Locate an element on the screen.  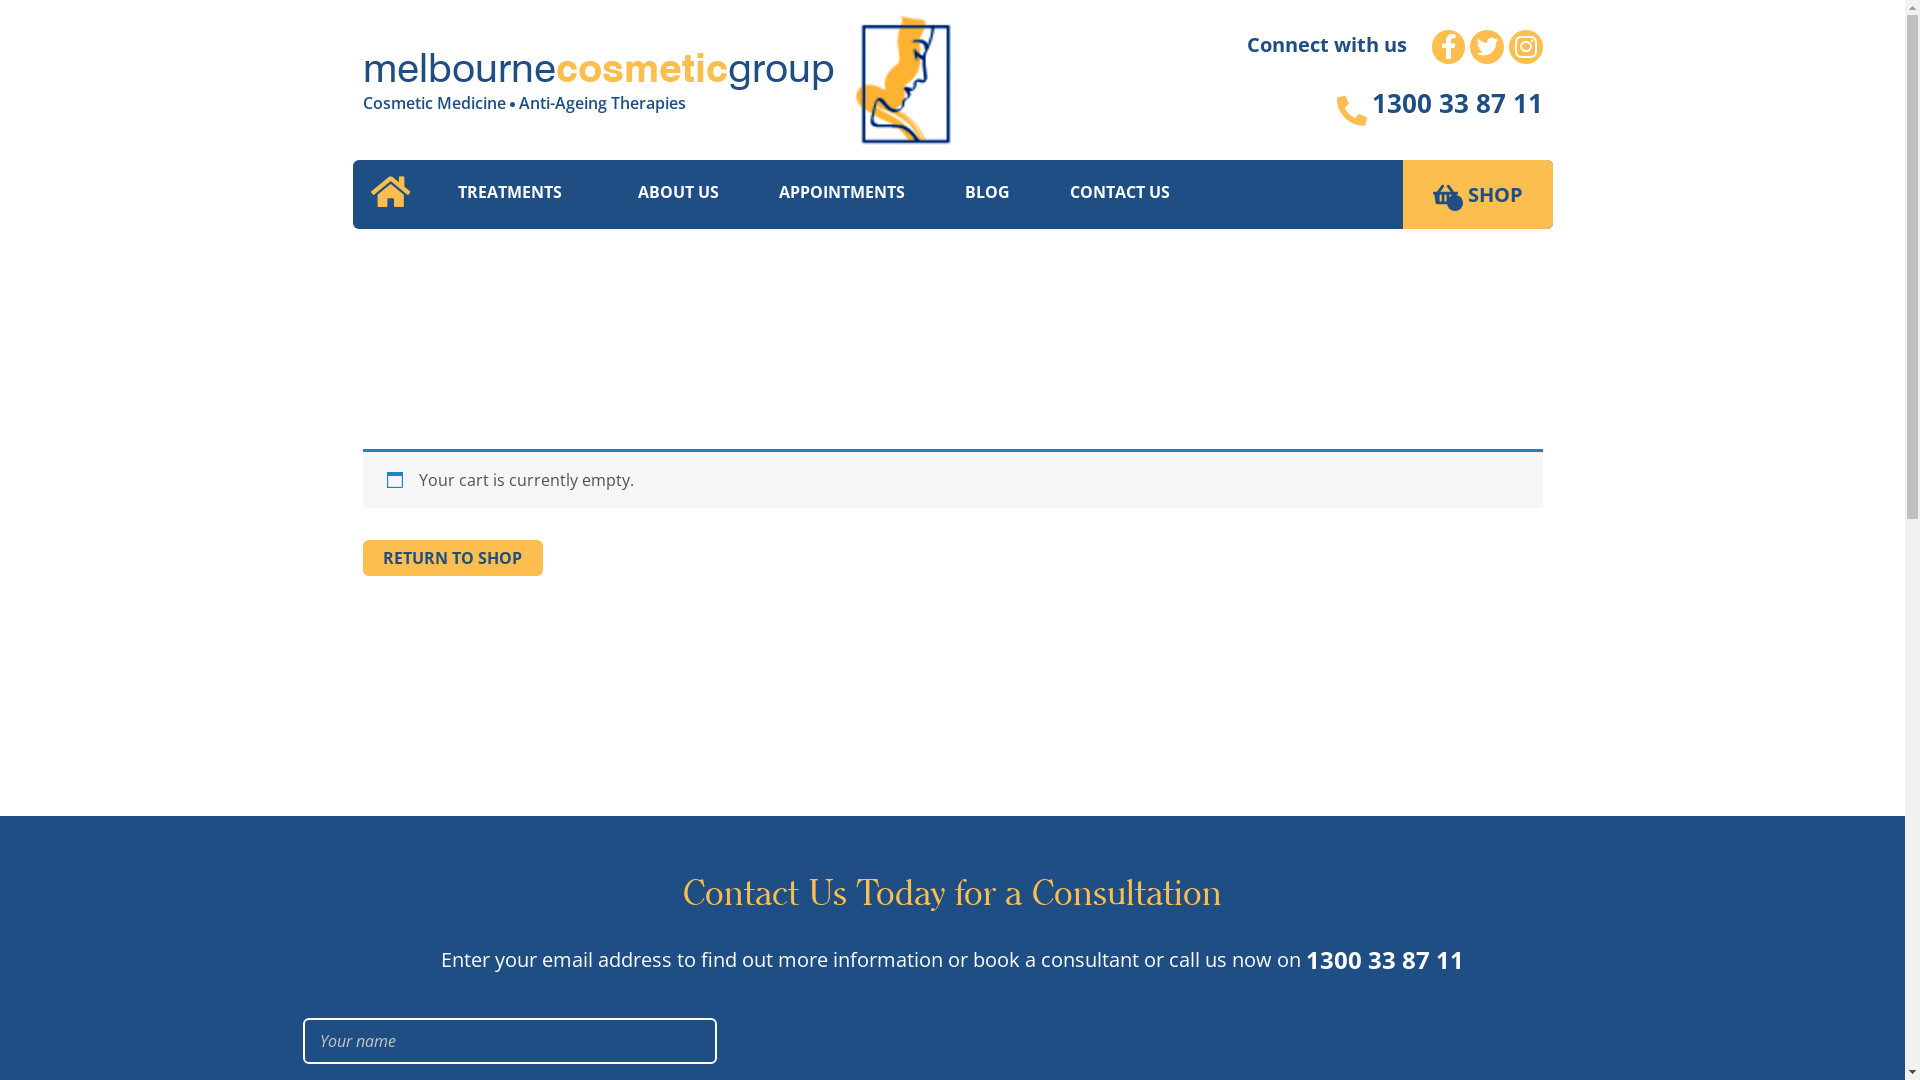
'APPOINTMENTS' is located at coordinates (840, 192).